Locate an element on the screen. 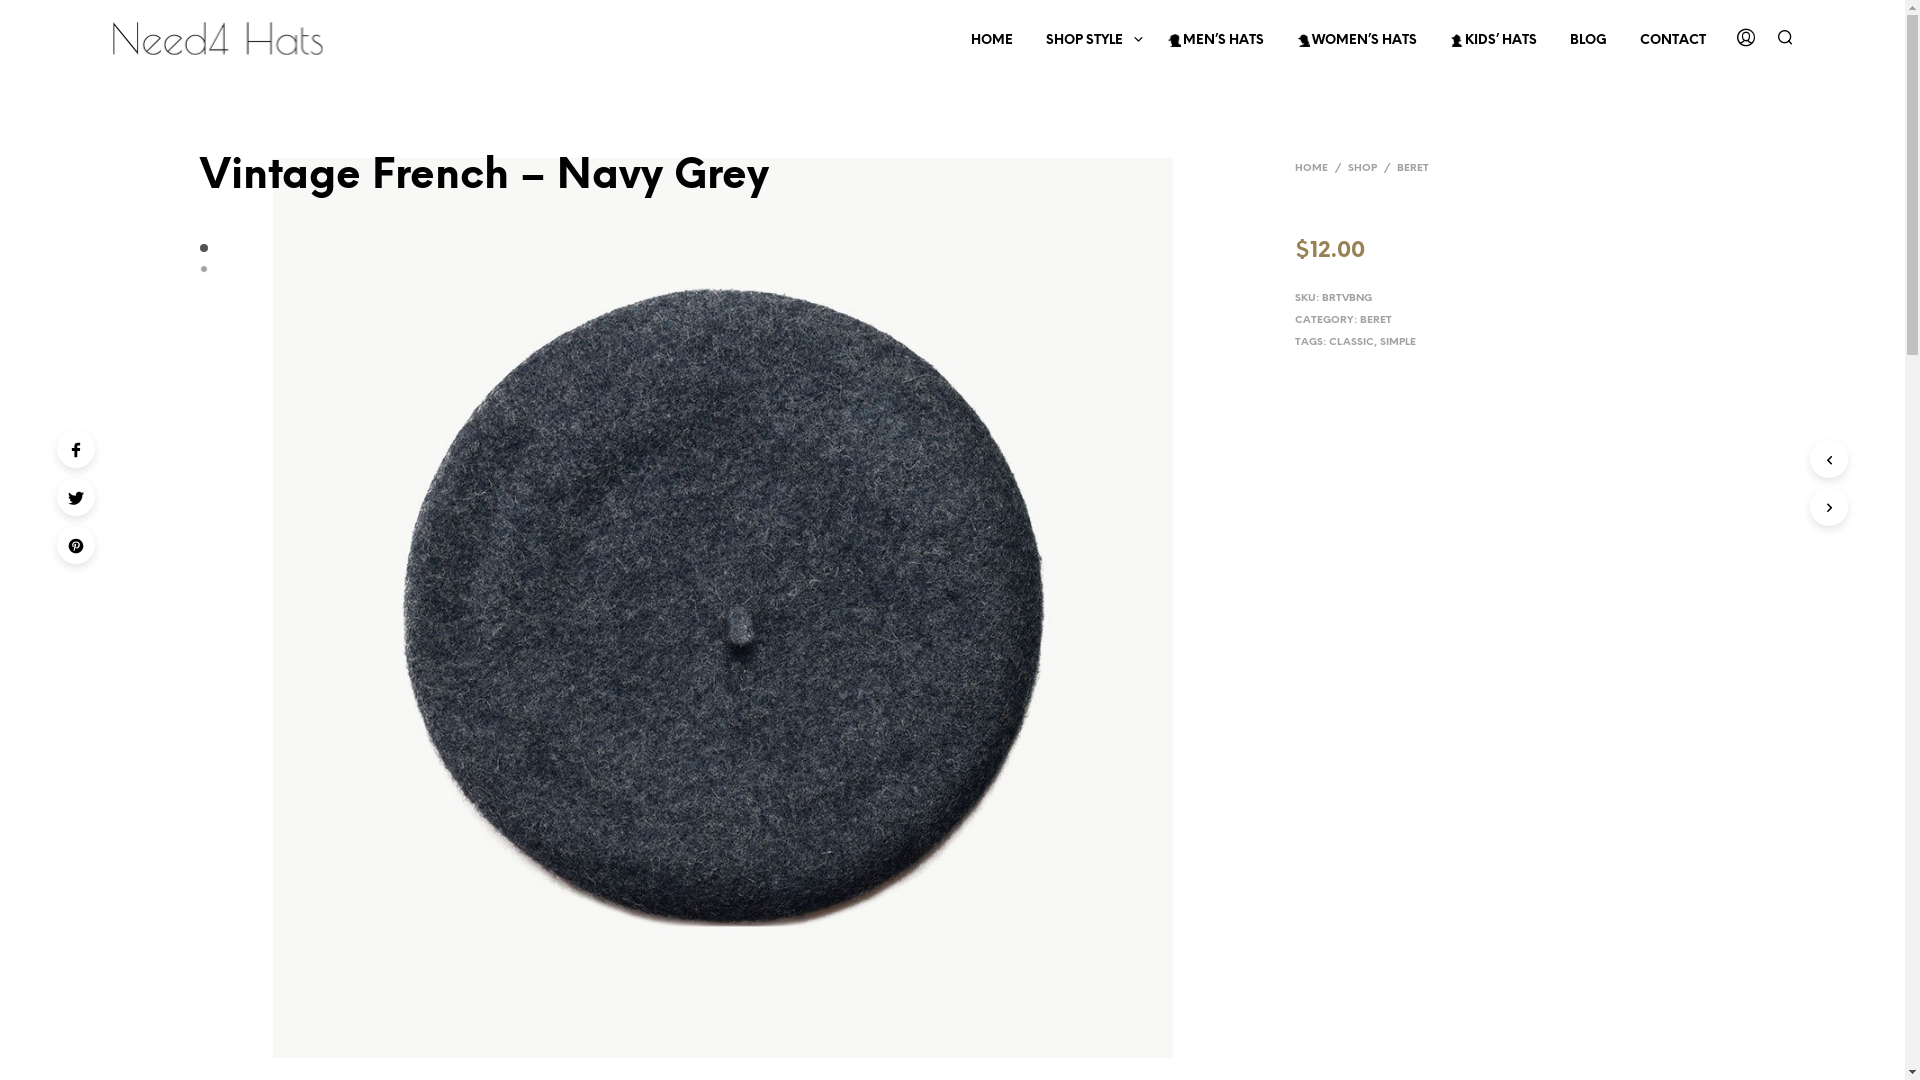  'Facebook' is located at coordinates (76, 447).